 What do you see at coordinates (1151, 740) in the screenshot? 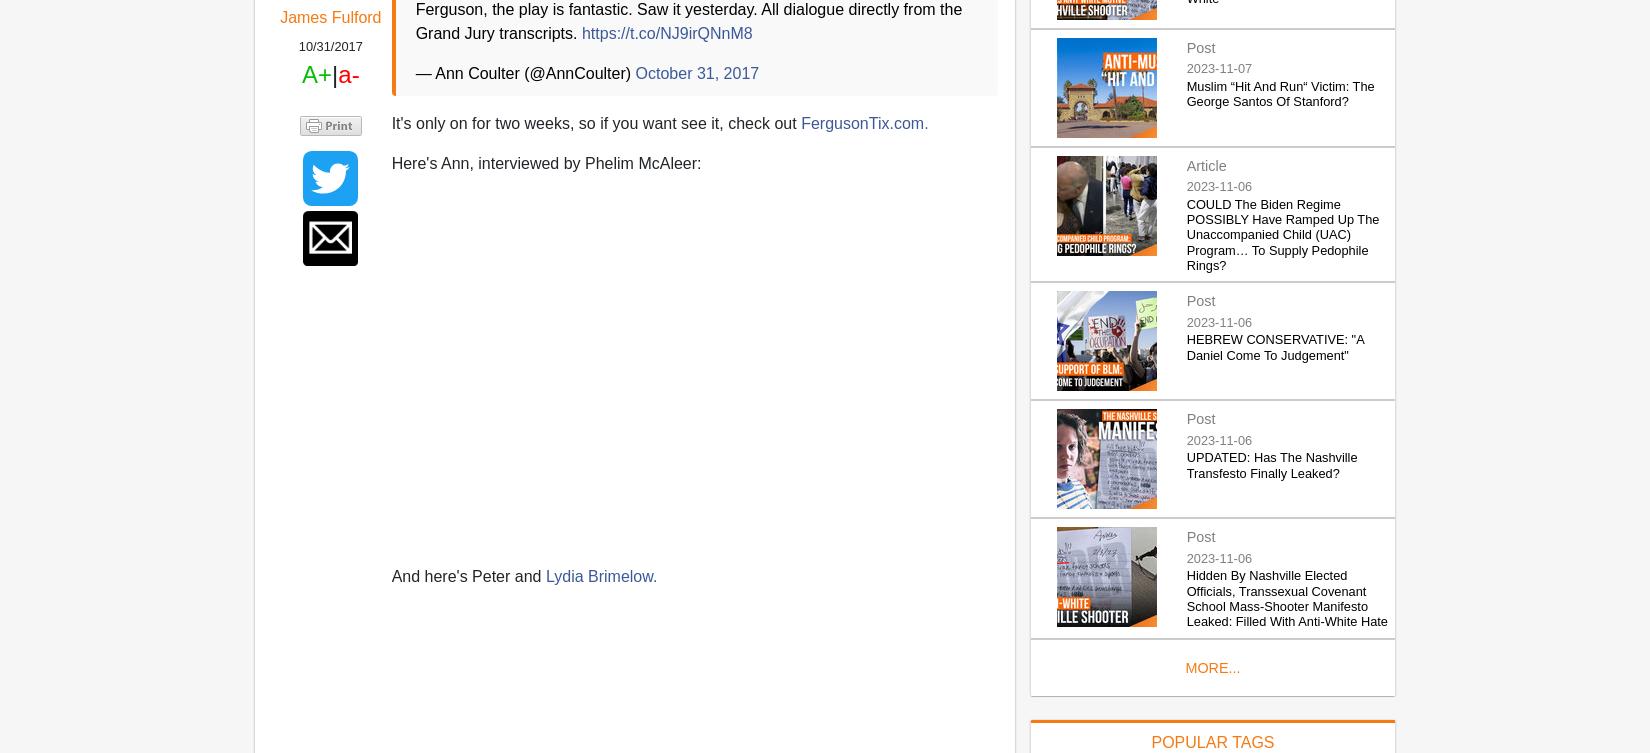
I see `'POPULAR TAGS'` at bounding box center [1151, 740].